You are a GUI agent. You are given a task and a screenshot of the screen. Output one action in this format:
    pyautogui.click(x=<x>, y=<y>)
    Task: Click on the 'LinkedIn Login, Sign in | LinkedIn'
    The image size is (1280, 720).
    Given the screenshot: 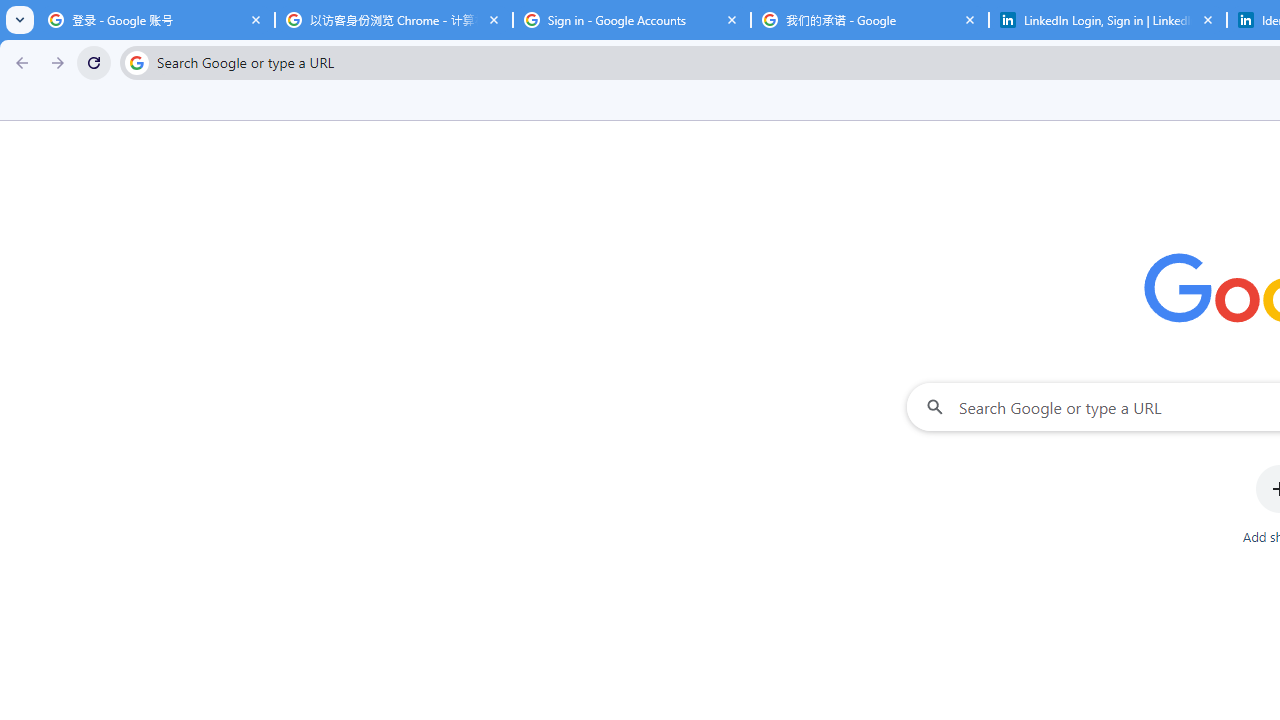 What is the action you would take?
    pyautogui.click(x=1107, y=20)
    